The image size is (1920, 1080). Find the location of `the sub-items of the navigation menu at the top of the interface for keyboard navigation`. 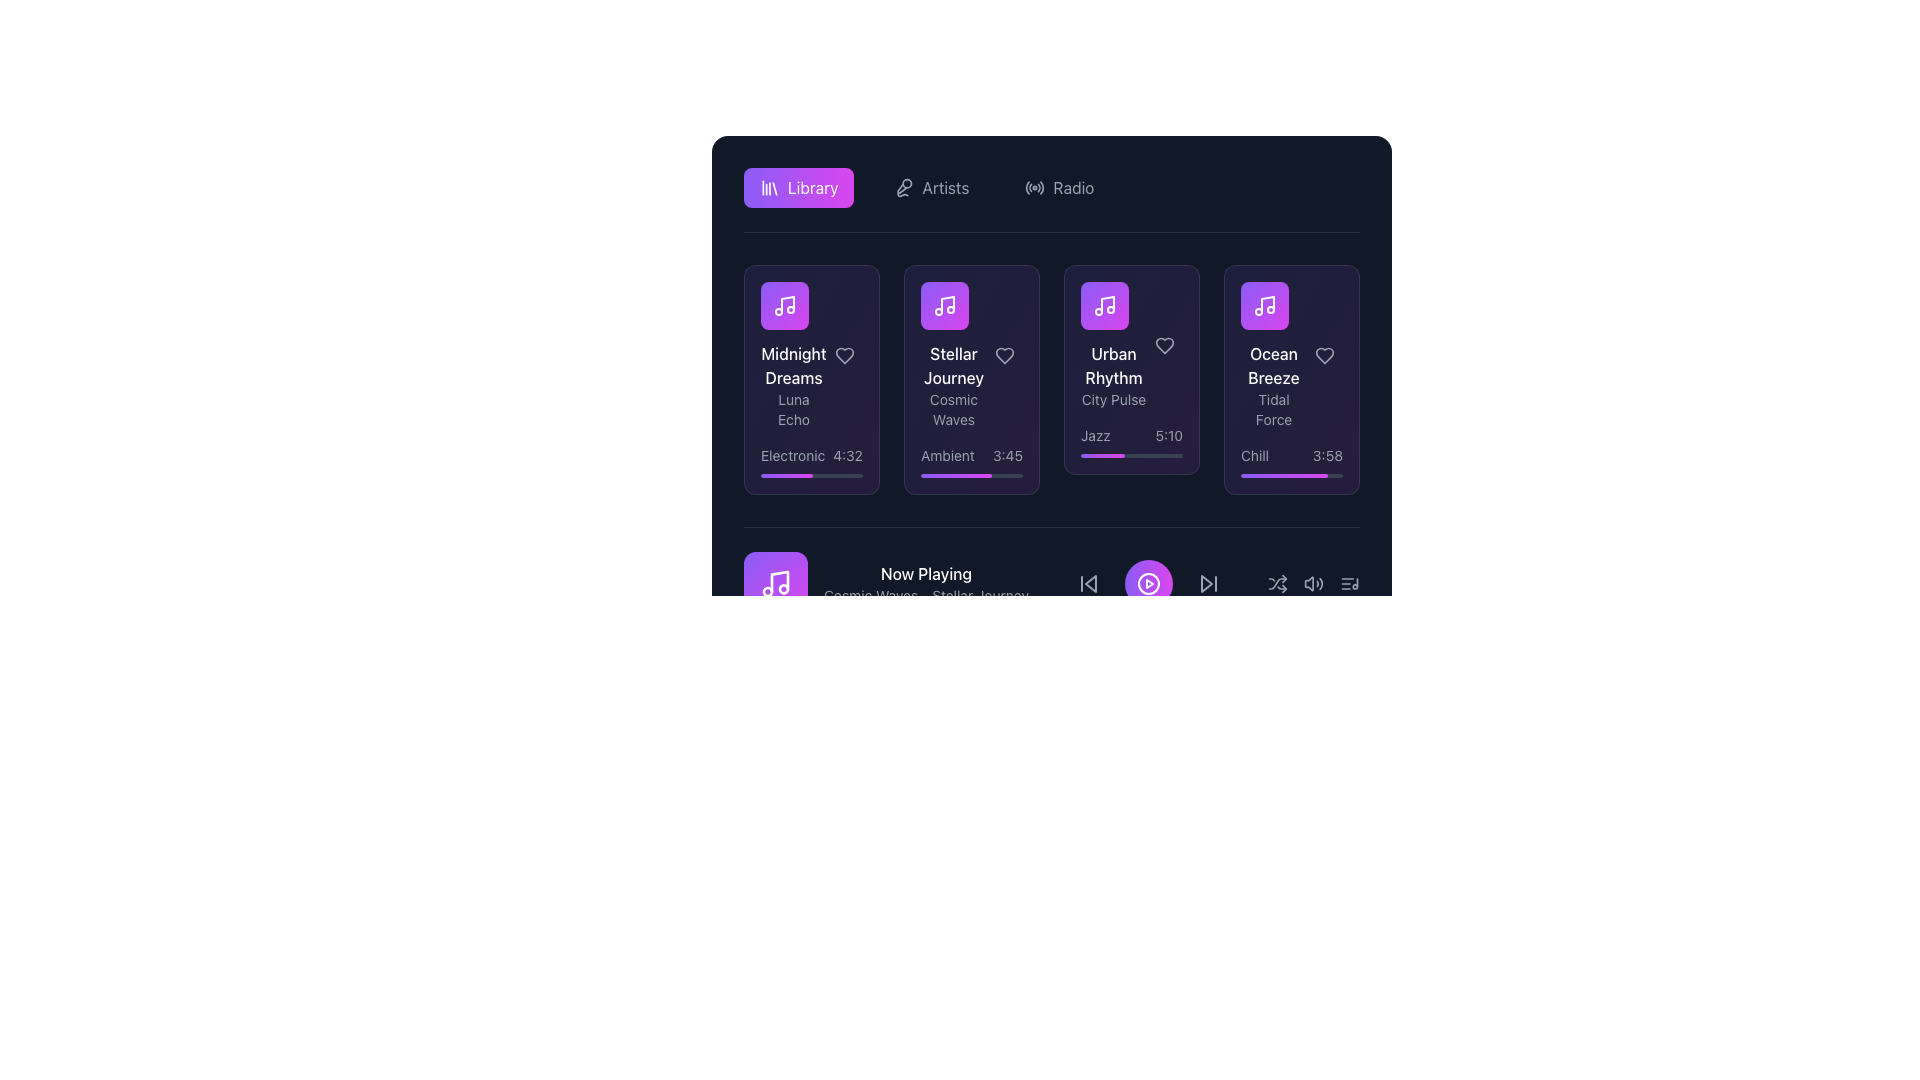

the sub-items of the navigation menu at the top of the interface for keyboard navigation is located at coordinates (1050, 188).